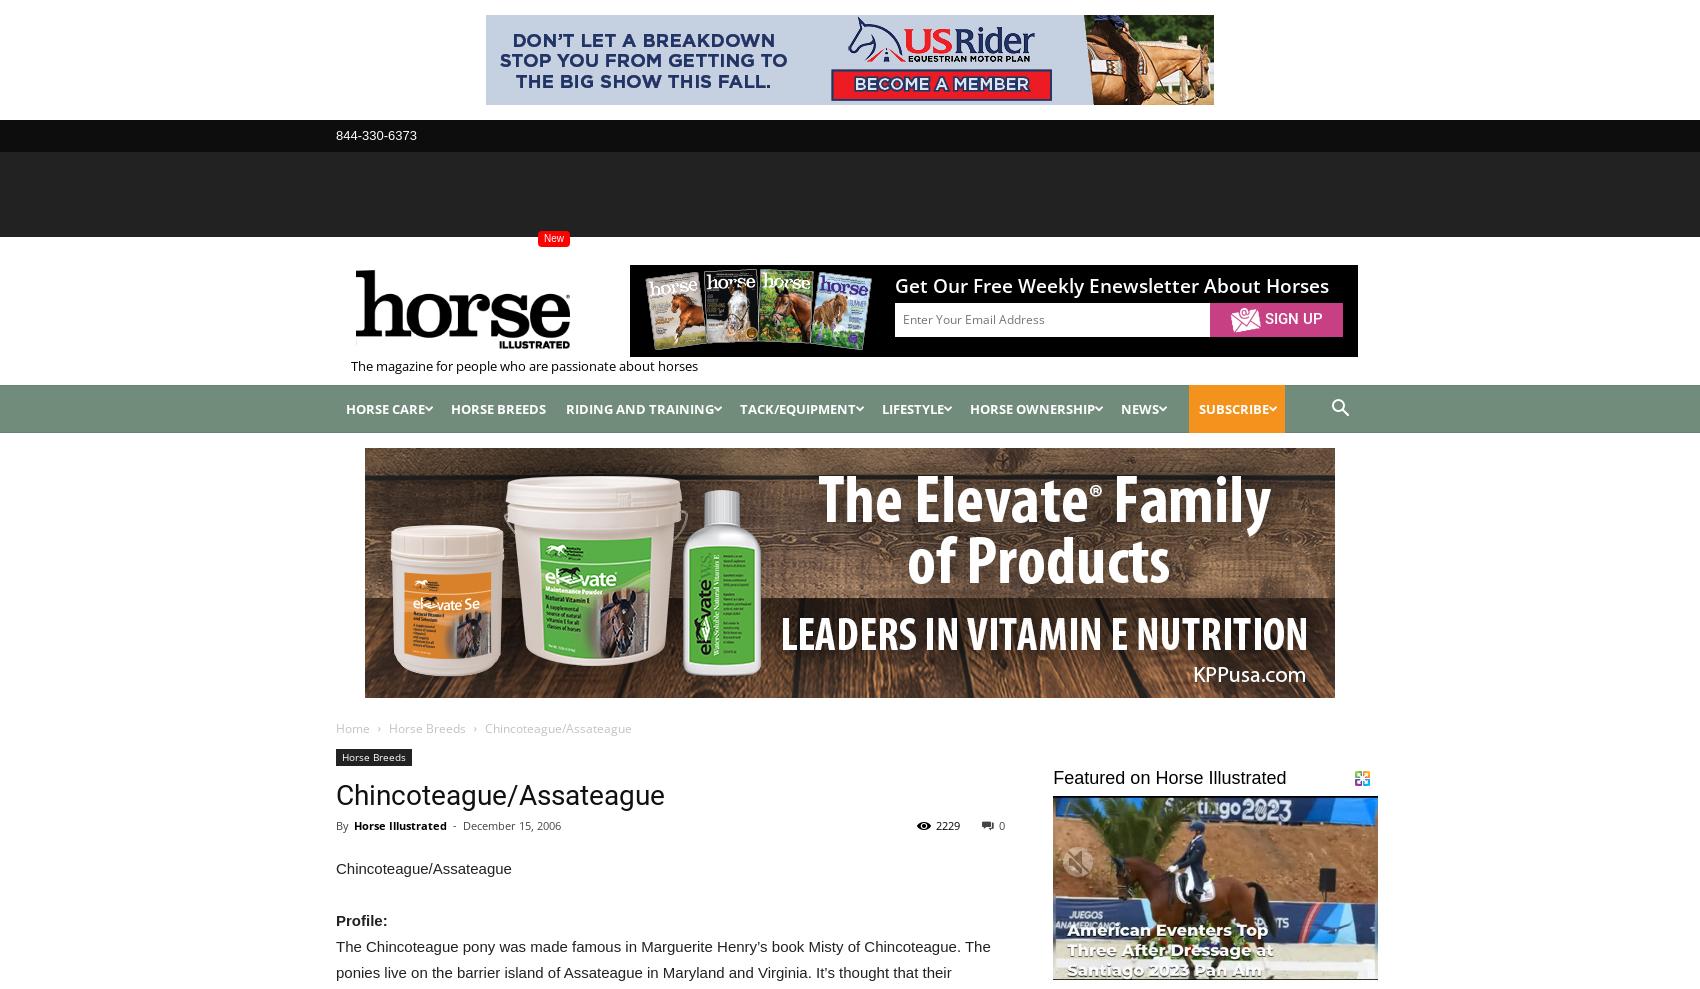 The image size is (1700, 989). I want to click on 'Search', so click(848, 115).